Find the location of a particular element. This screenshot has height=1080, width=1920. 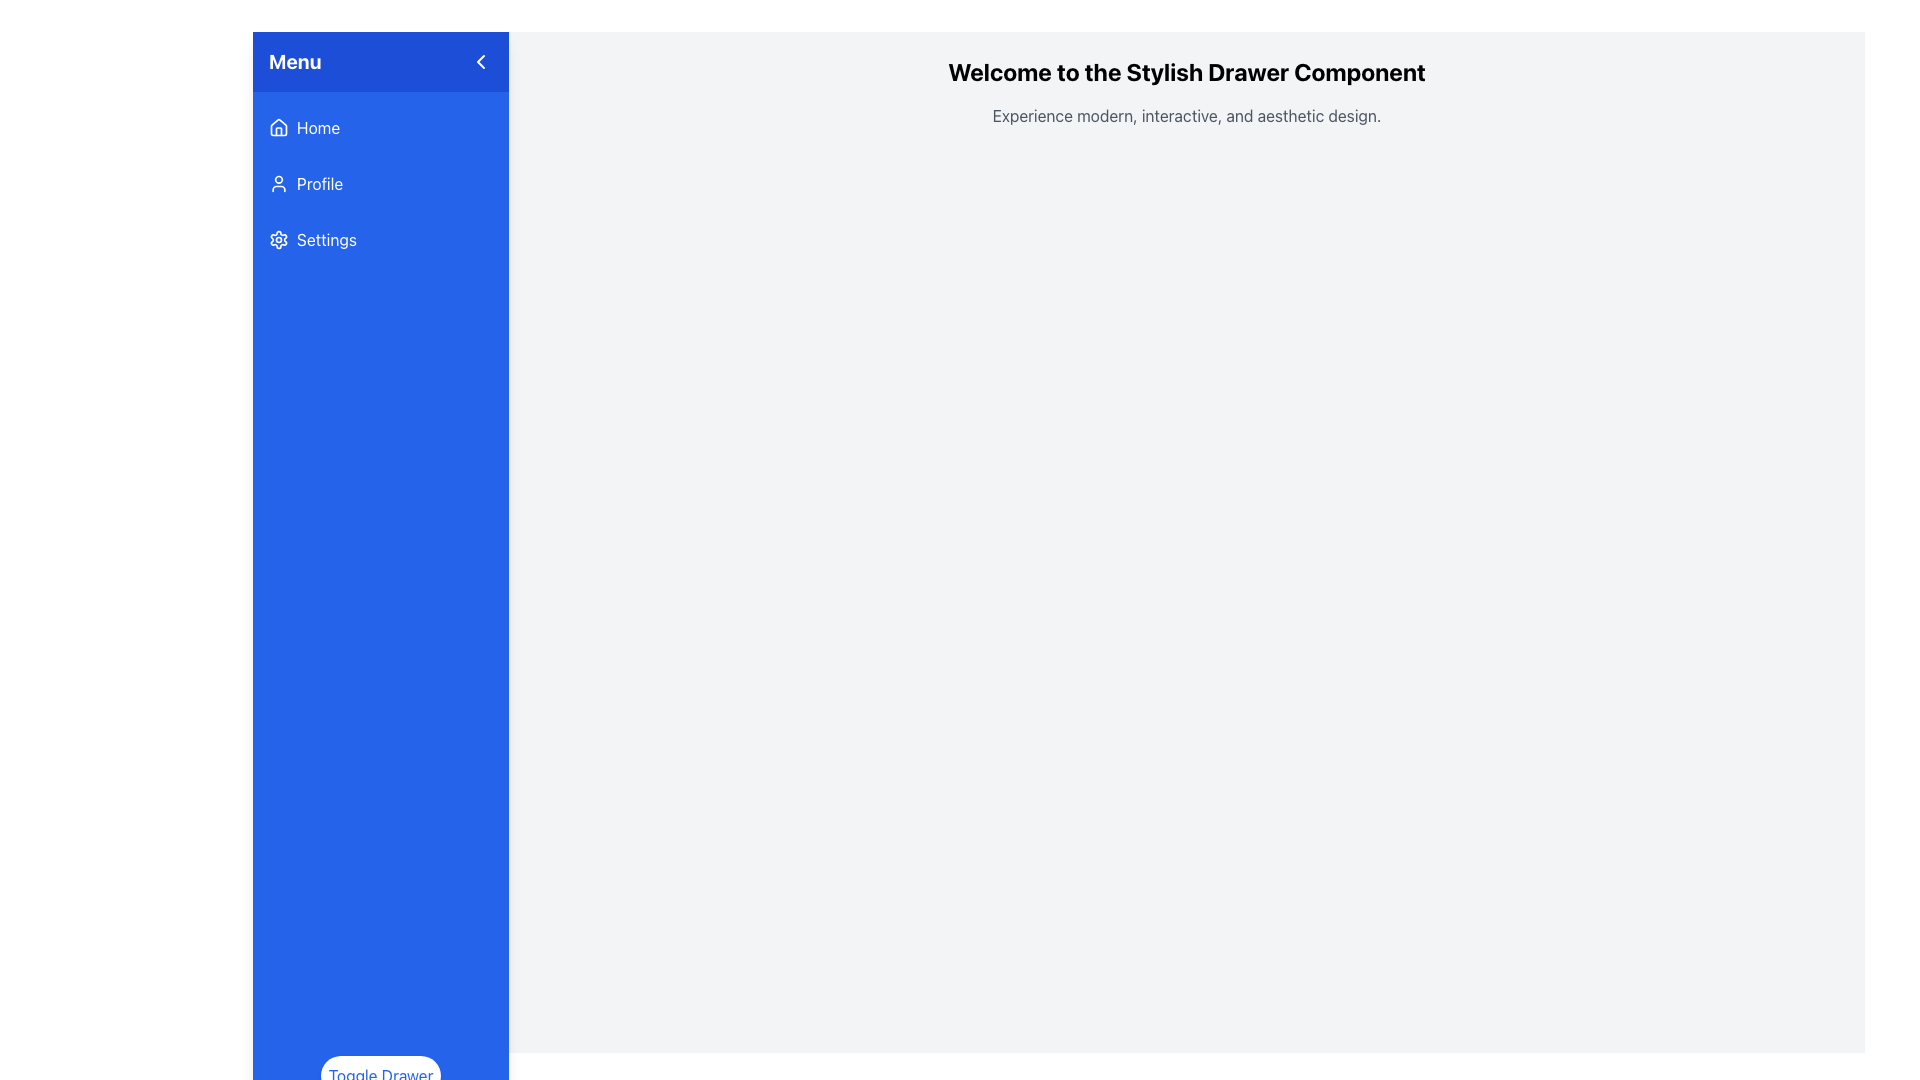

the house-shaped icon in the left sidebar menu labeled 'Home', which is styled in white with a blue background is located at coordinates (277, 127).